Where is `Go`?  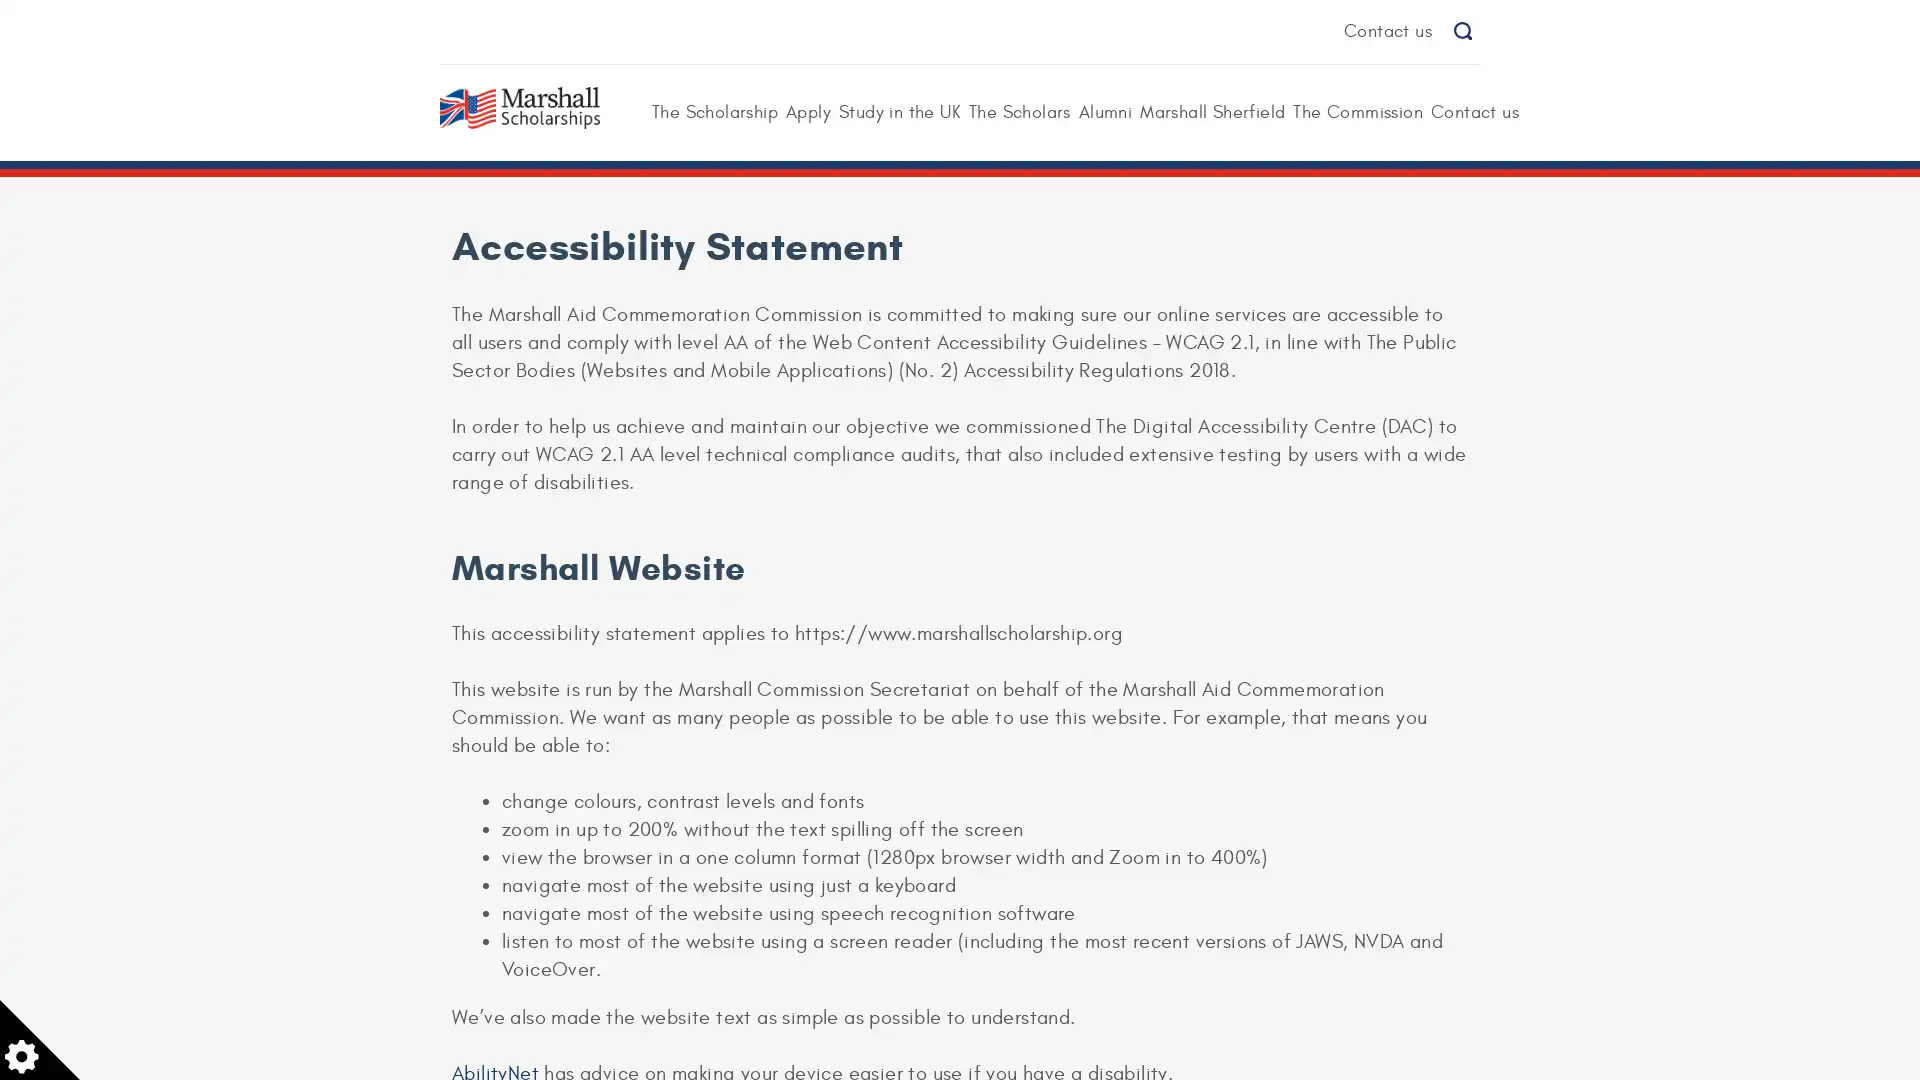
Go is located at coordinates (1462, 31).